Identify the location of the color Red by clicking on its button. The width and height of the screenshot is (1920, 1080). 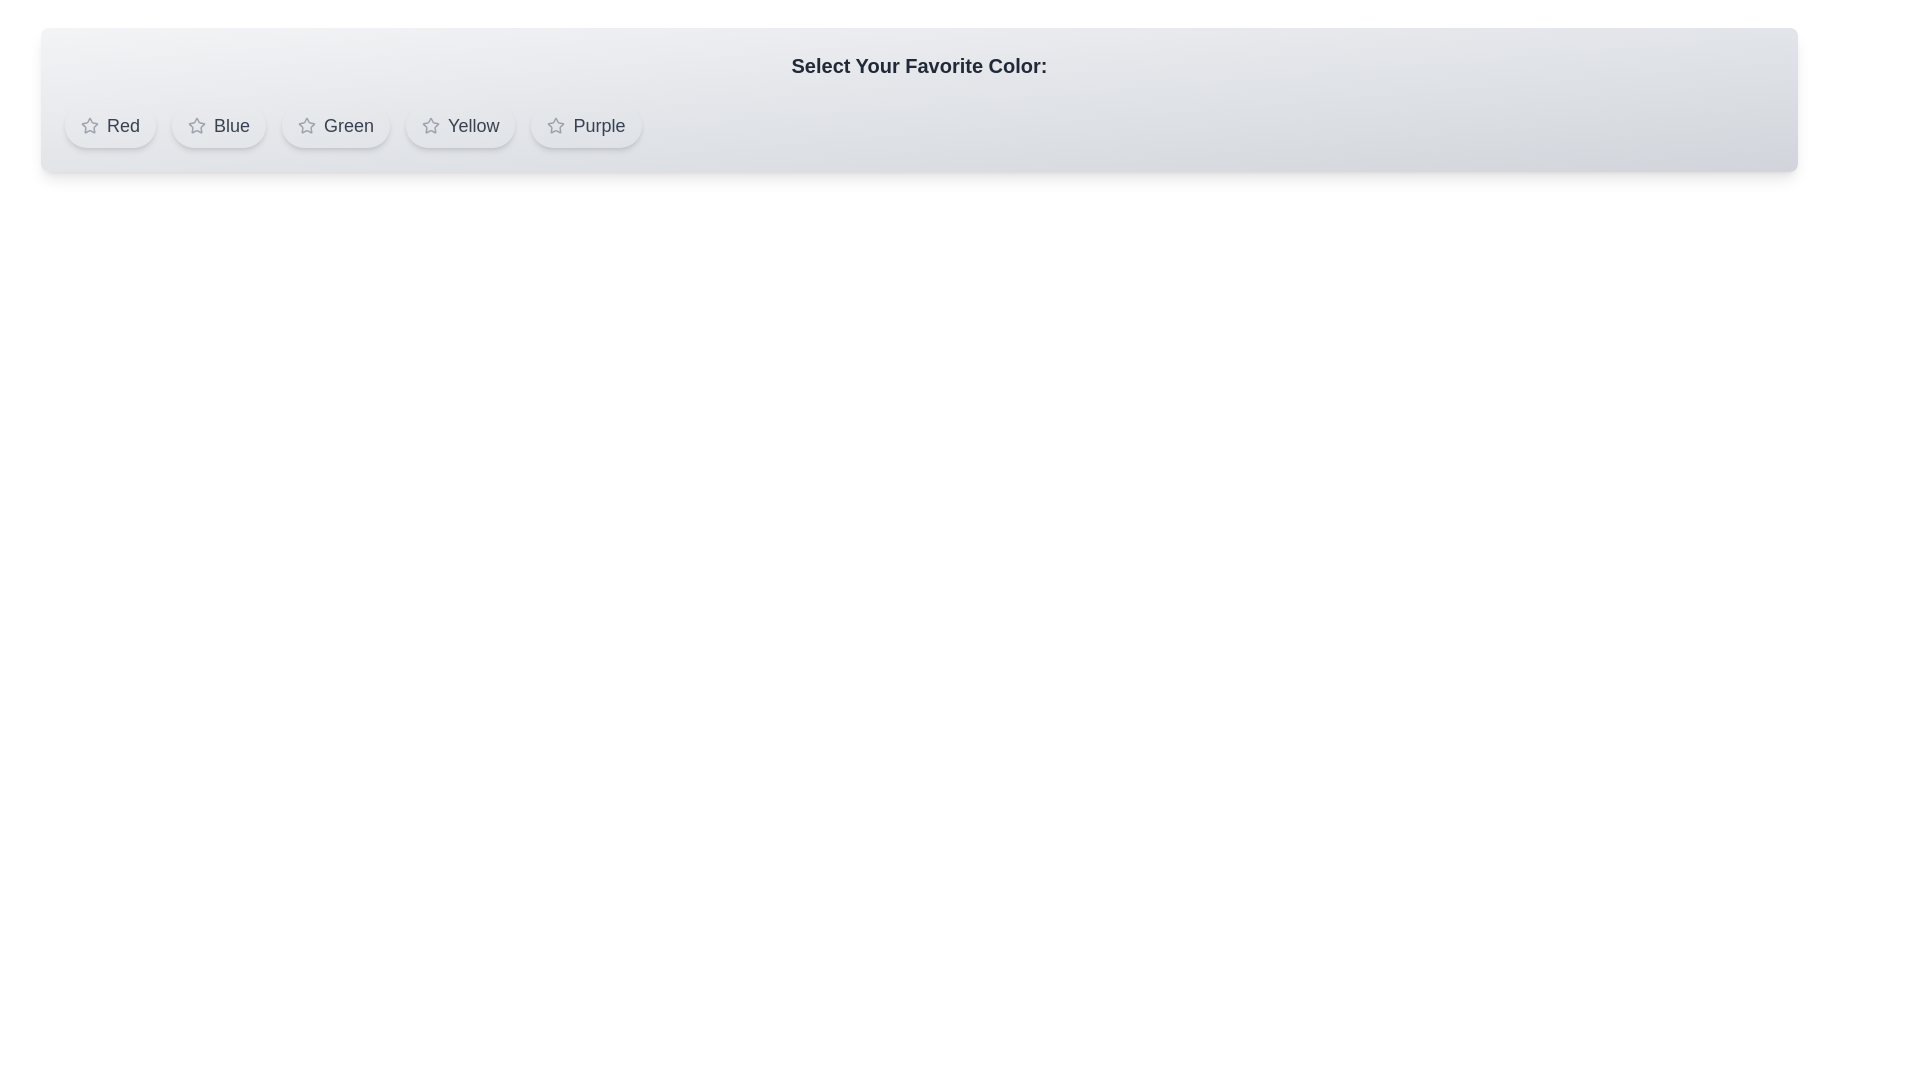
(109, 126).